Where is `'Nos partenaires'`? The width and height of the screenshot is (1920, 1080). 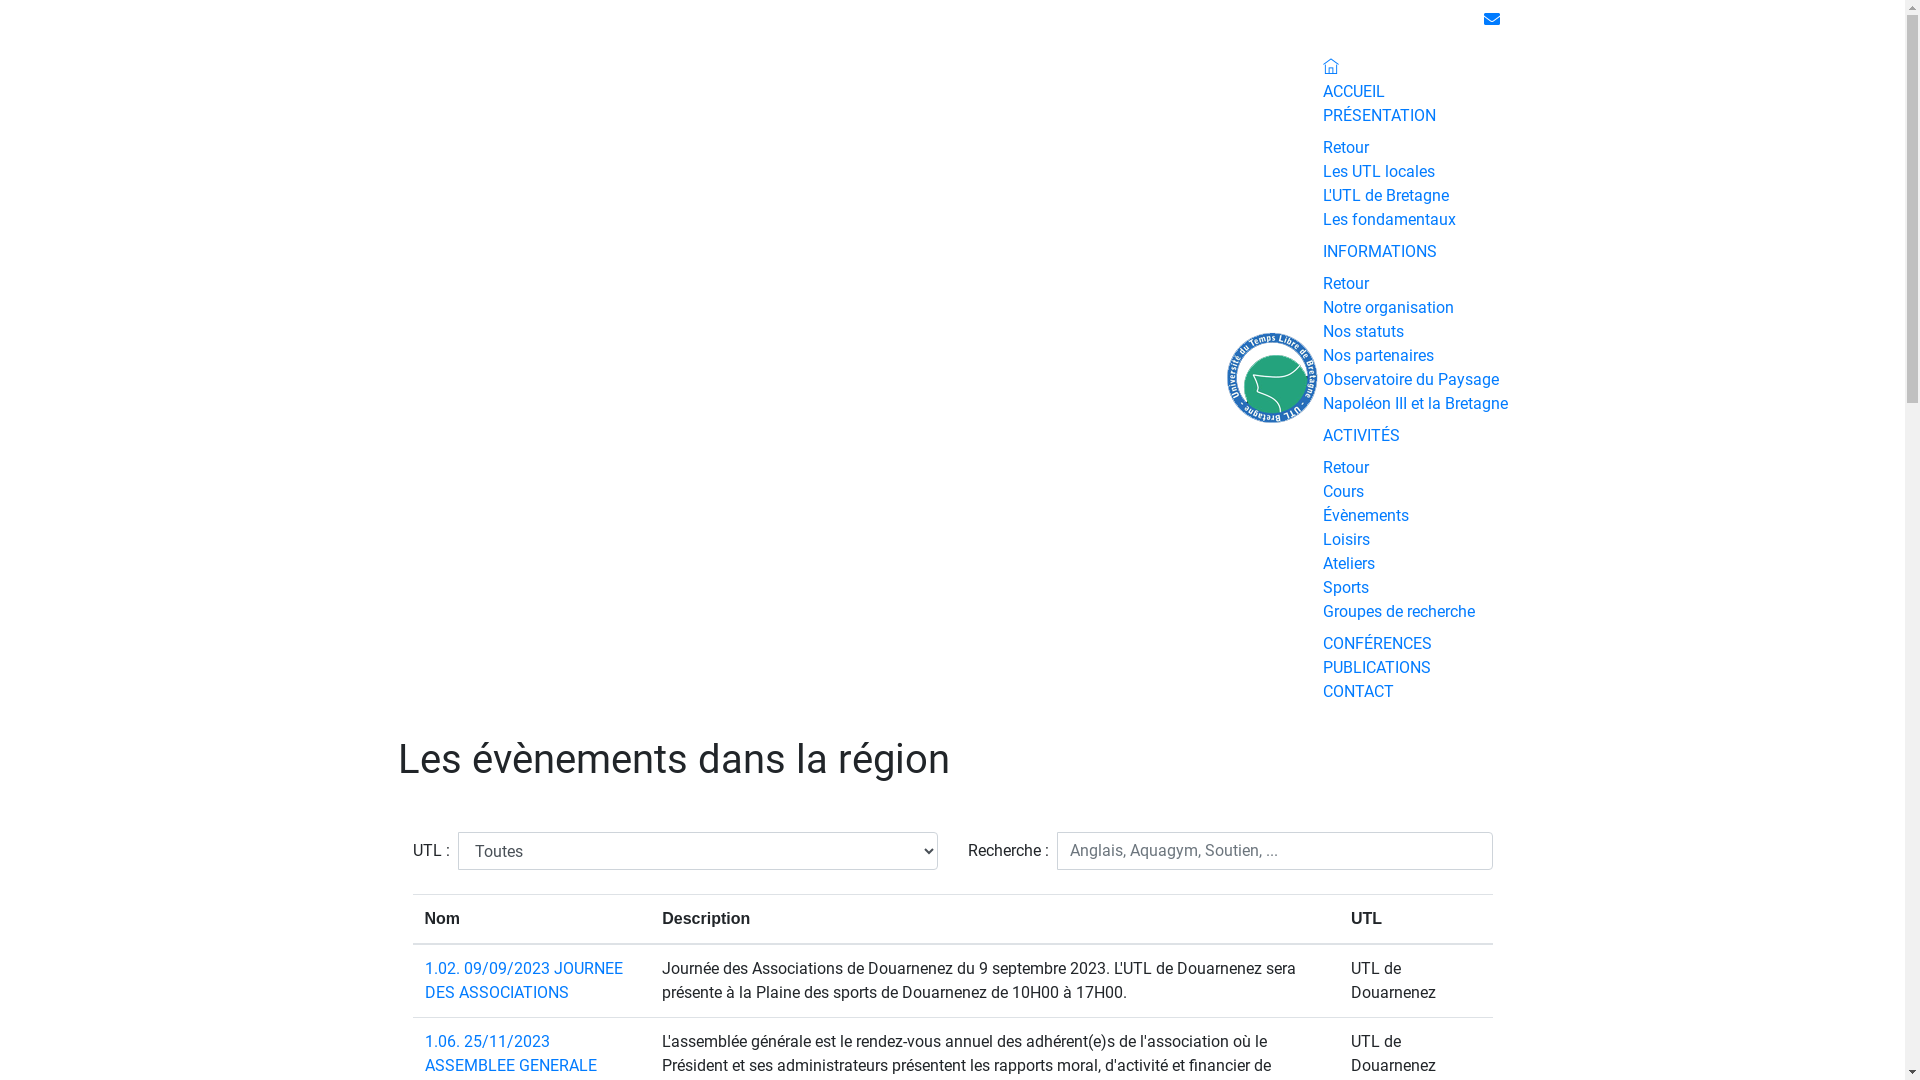
'Nos partenaires' is located at coordinates (1376, 354).